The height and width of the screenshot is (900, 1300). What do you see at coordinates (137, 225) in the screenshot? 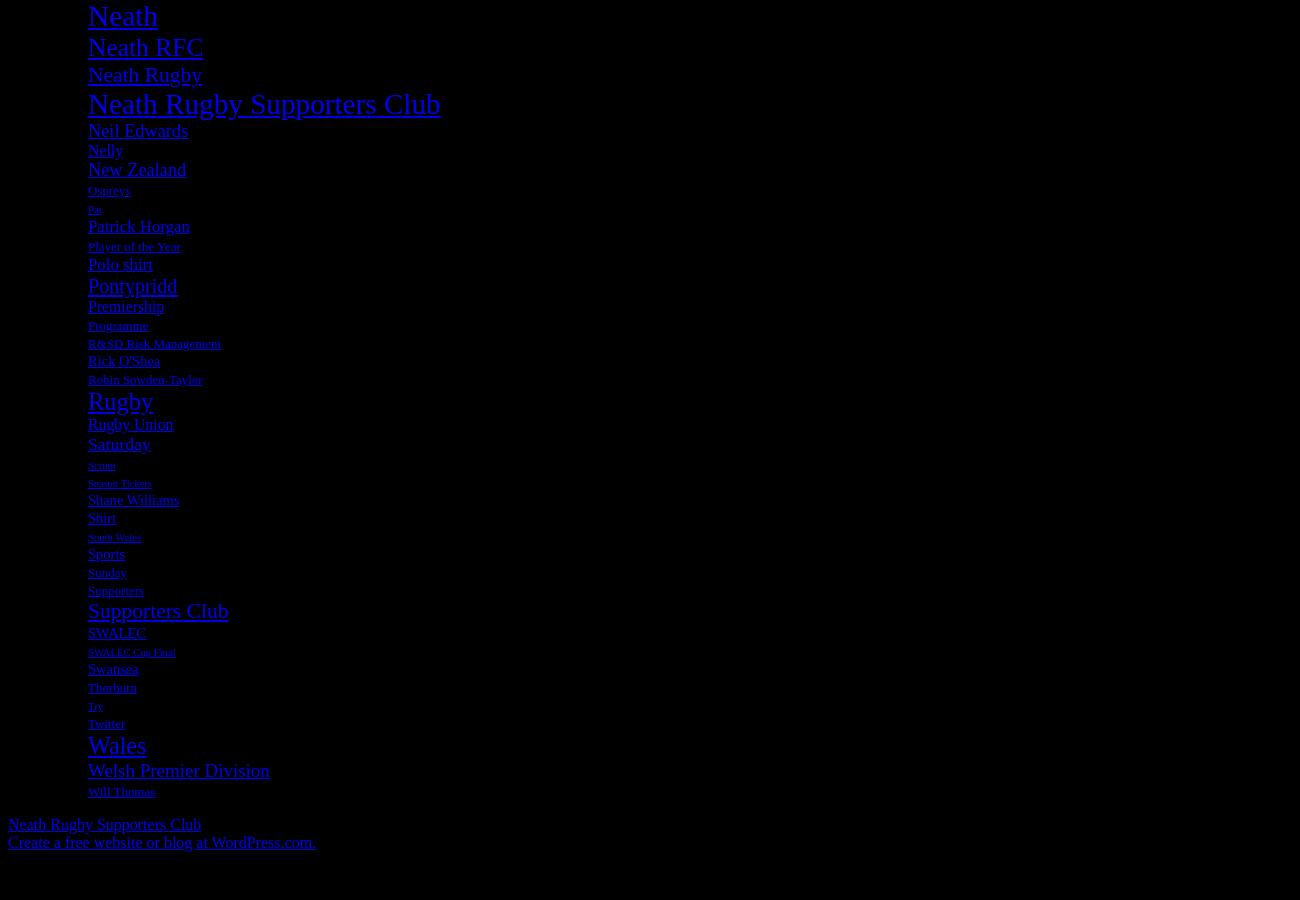
I see `'Patrick Horgan'` at bounding box center [137, 225].